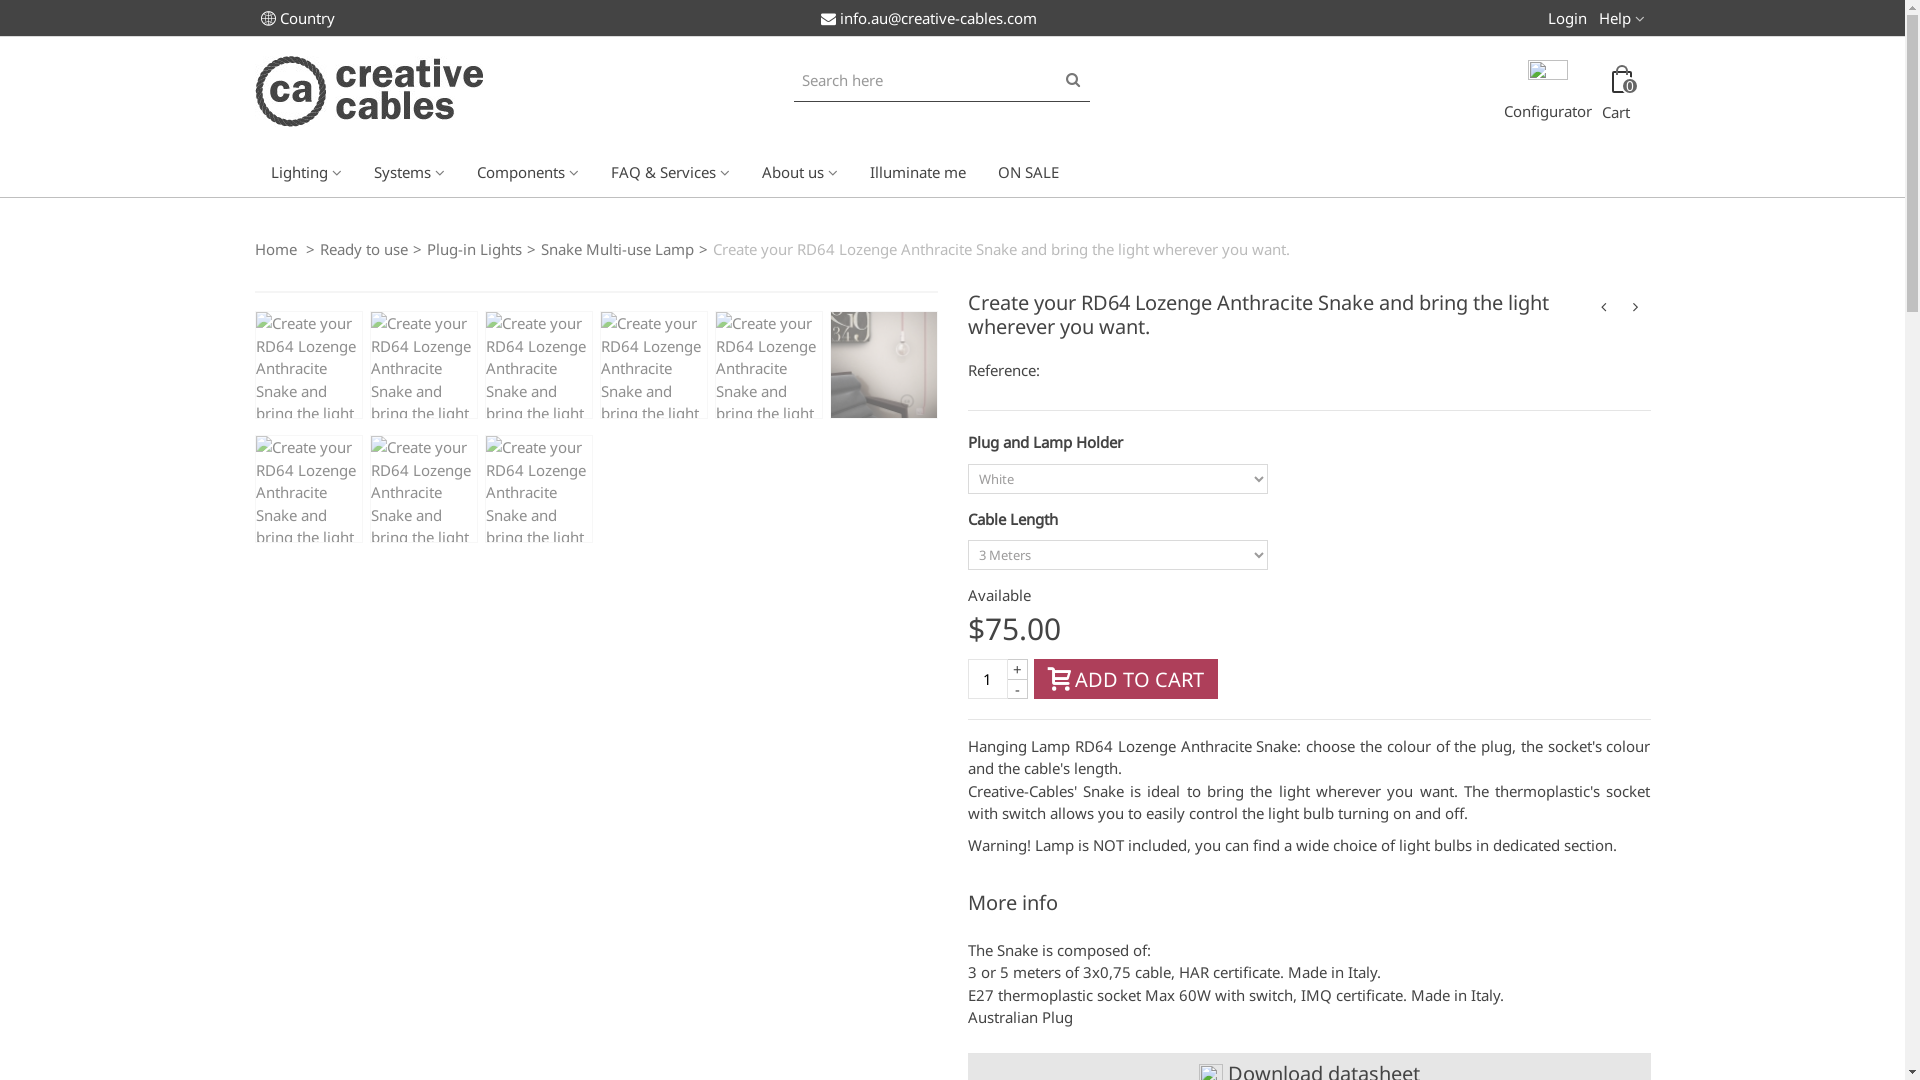 The width and height of the screenshot is (1920, 1080). Describe the element at coordinates (1017, 688) in the screenshot. I see `'-'` at that location.